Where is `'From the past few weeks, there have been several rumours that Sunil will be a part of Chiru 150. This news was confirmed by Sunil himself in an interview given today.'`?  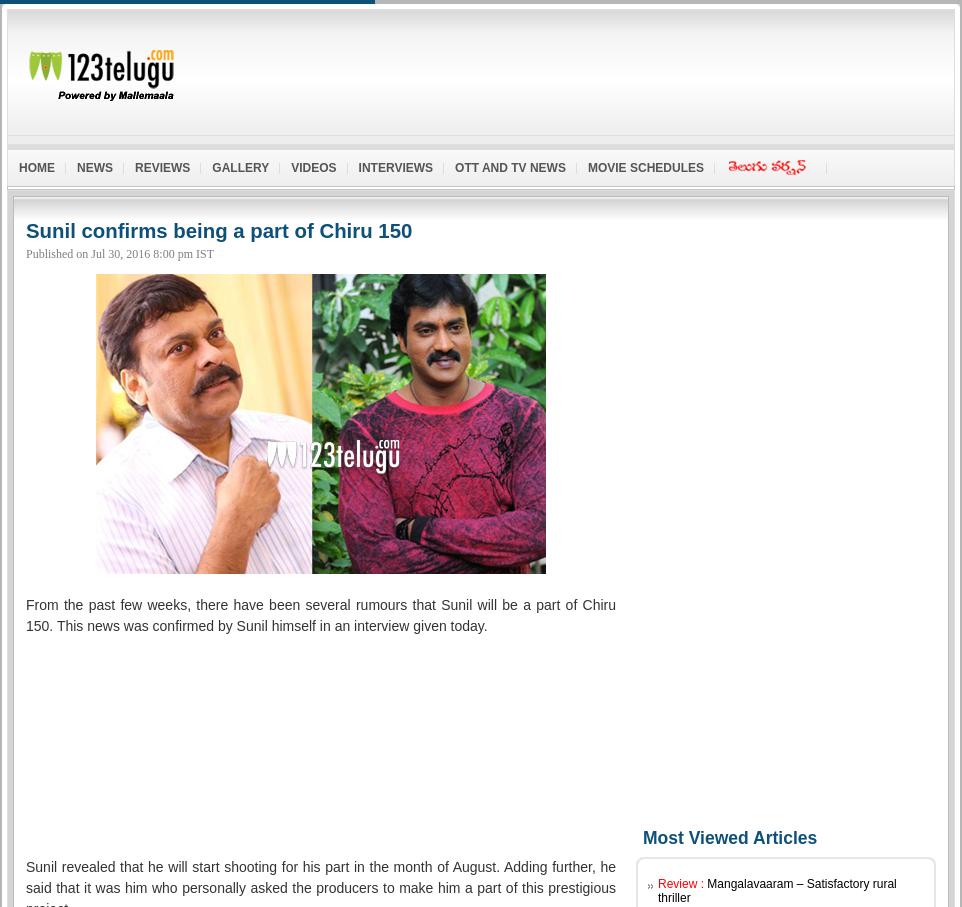
'From the past few weeks, there have been several rumours that Sunil will be a part of Chiru 150. This news was confirmed by Sunil himself in an interview given today.' is located at coordinates (320, 613).